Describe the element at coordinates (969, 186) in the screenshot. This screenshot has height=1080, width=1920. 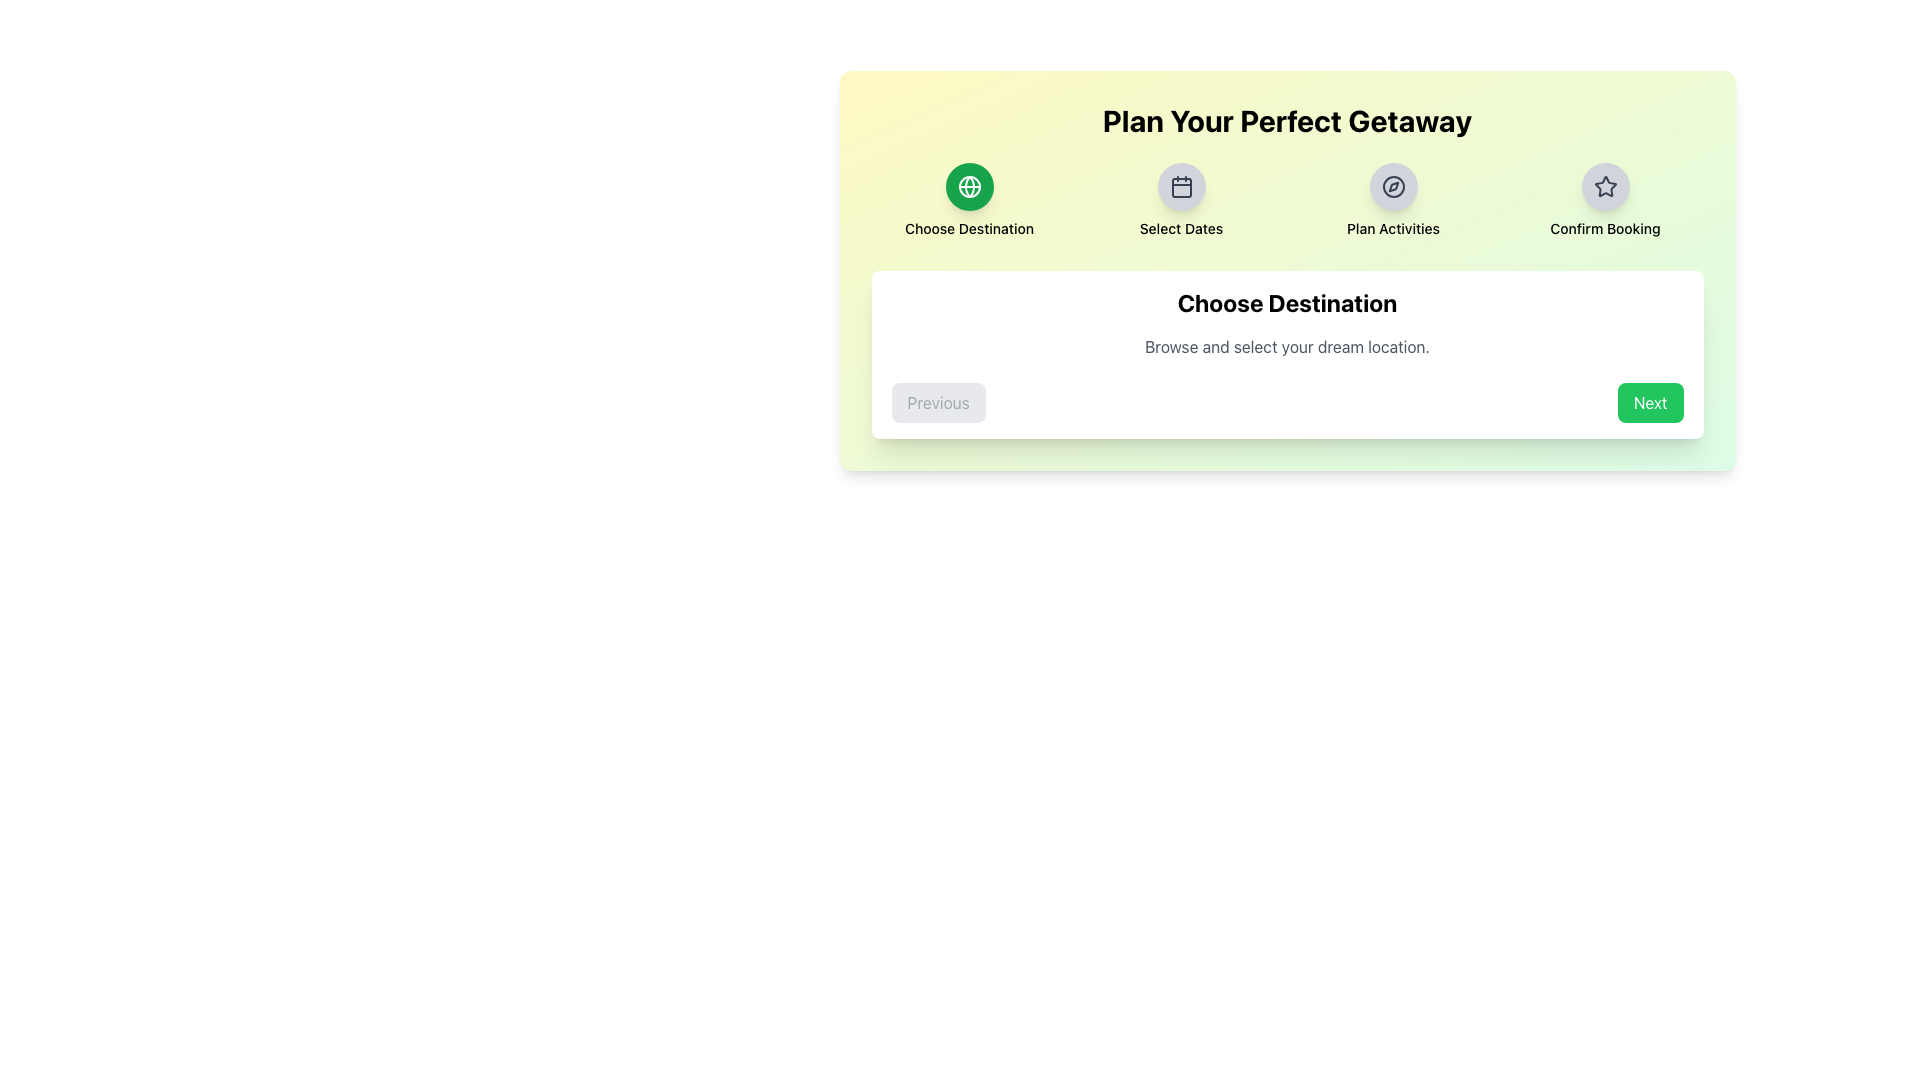
I see `the 'Choose Destination' button with an icon, which is the leftmost icon in a row of four at the top of the interface, aligned with the text below it` at that location.